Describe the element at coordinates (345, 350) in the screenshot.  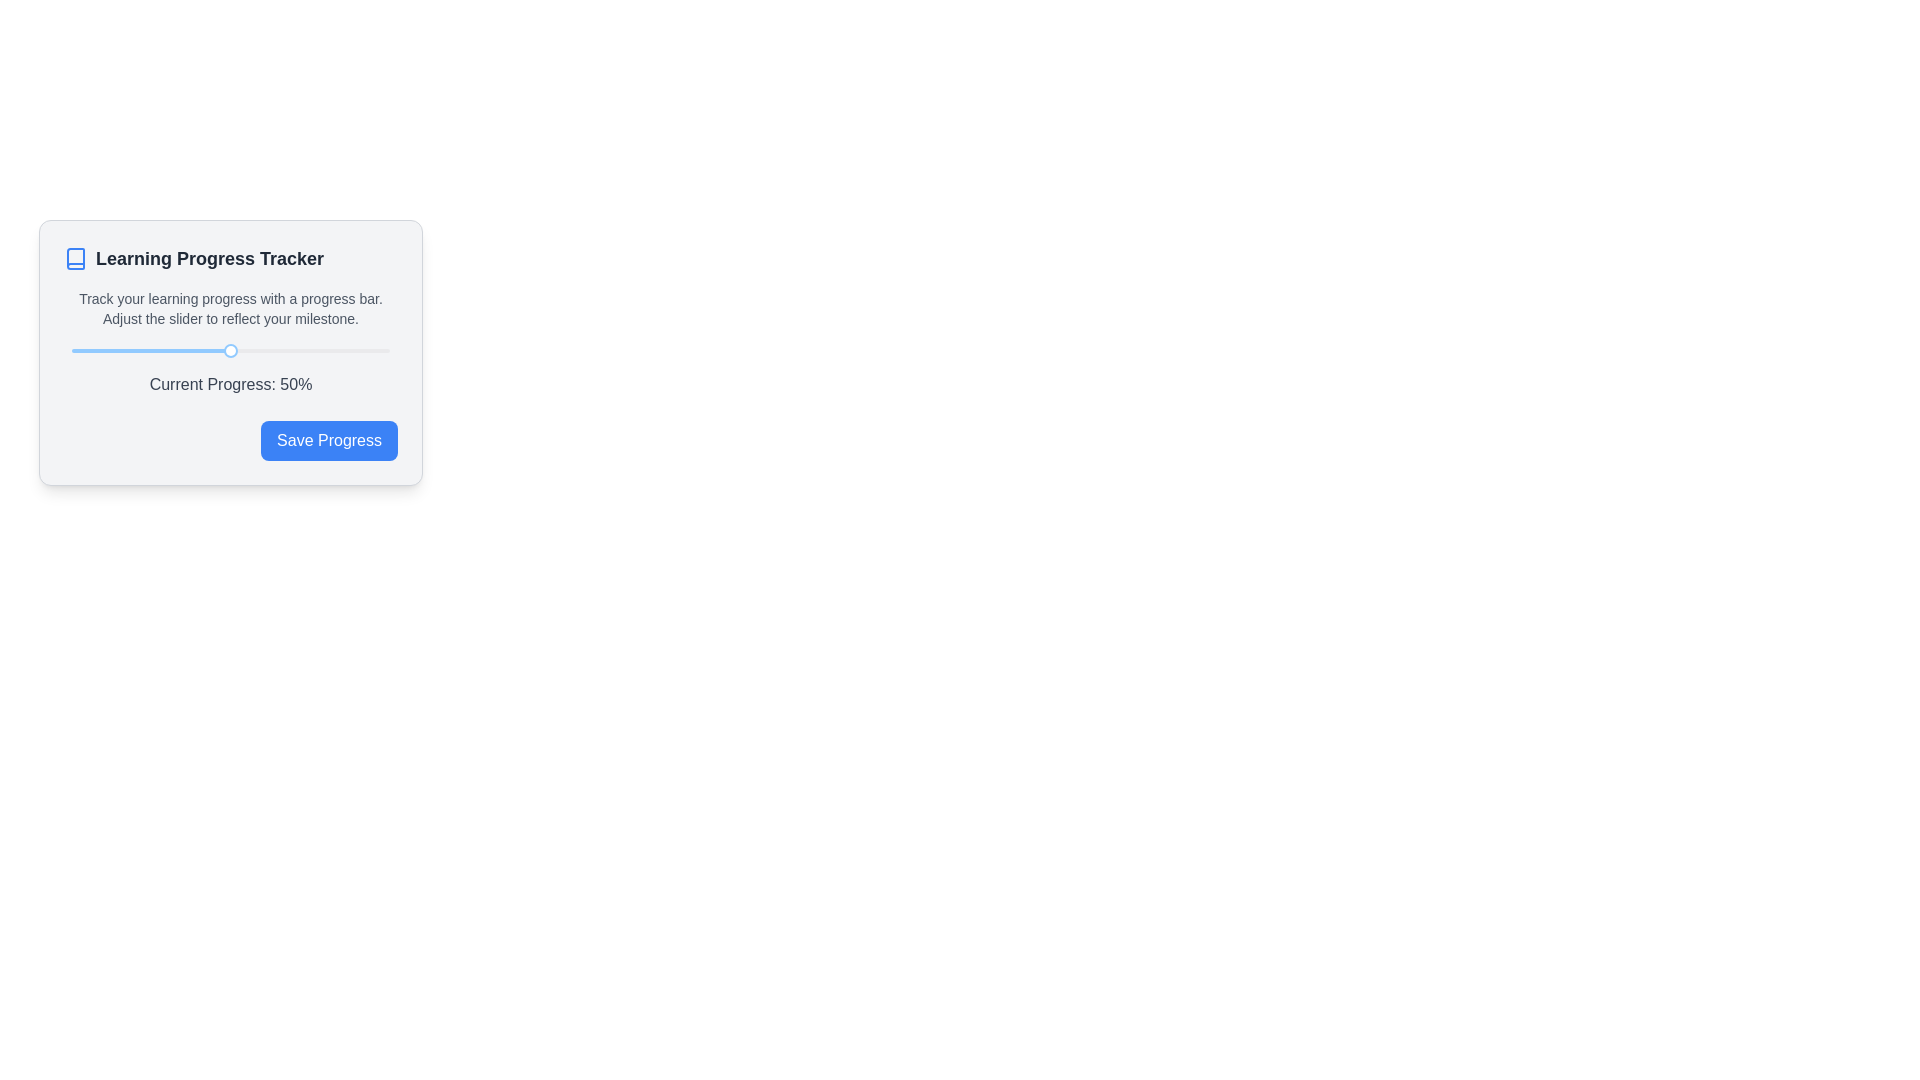
I see `the current progress` at that location.